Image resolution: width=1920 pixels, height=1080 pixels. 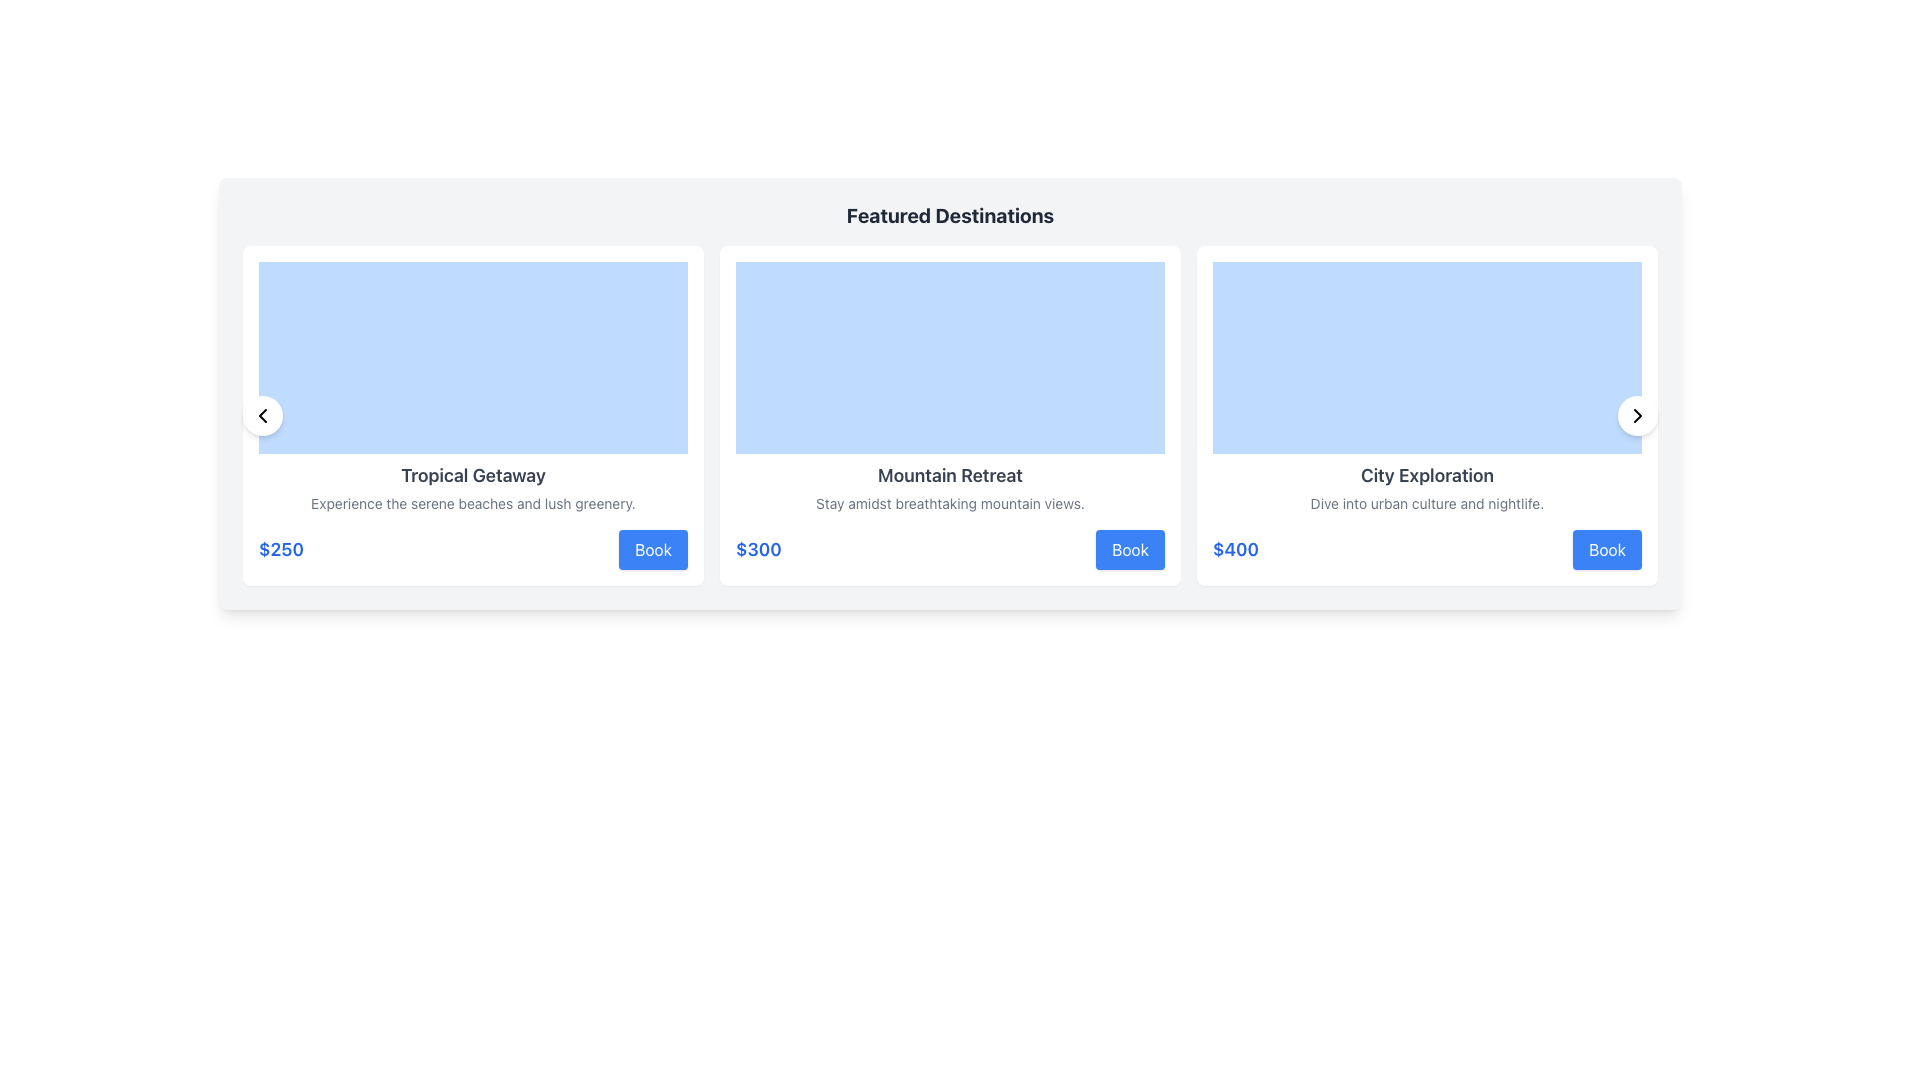 What do you see at coordinates (949, 475) in the screenshot?
I see `the static text element displaying 'Mountain Retreat' within the second card of the destination cards` at bounding box center [949, 475].